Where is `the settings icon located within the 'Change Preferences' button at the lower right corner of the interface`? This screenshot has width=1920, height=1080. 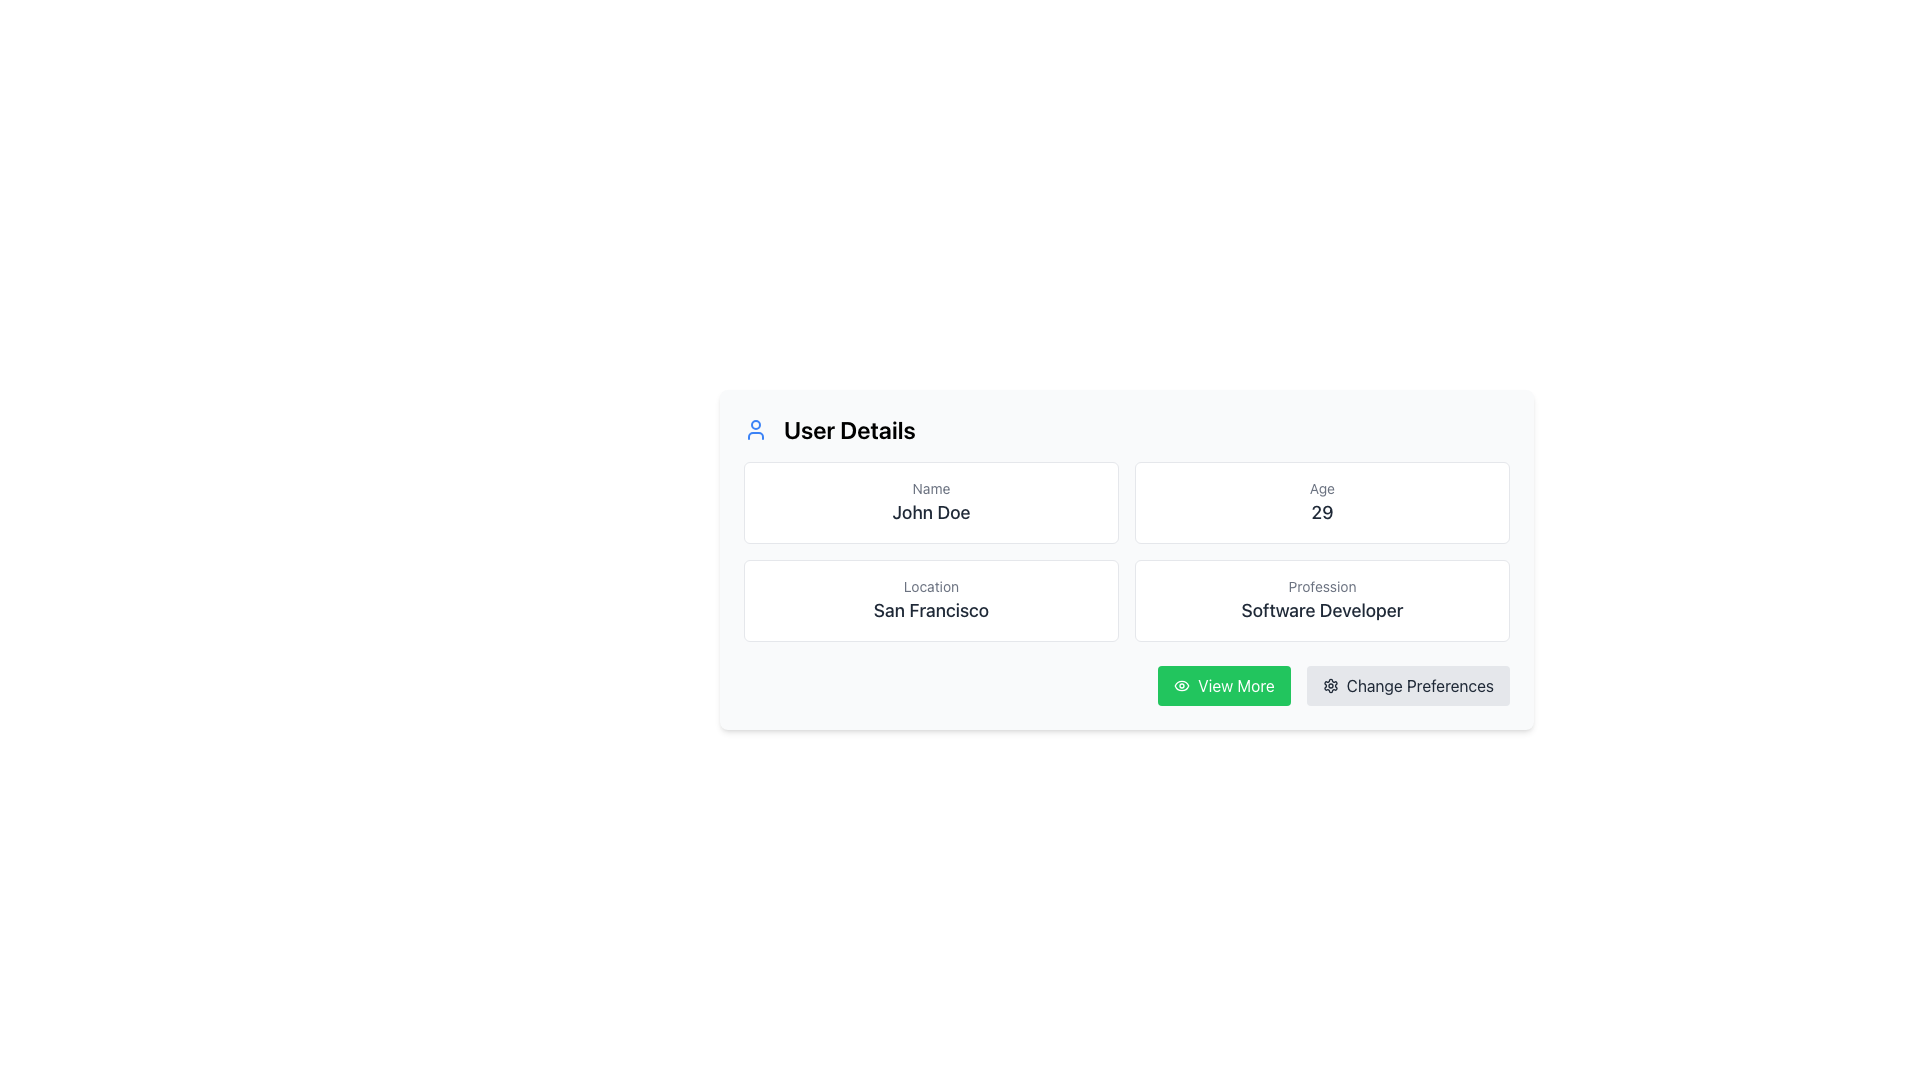
the settings icon located within the 'Change Preferences' button at the lower right corner of the interface is located at coordinates (1330, 685).